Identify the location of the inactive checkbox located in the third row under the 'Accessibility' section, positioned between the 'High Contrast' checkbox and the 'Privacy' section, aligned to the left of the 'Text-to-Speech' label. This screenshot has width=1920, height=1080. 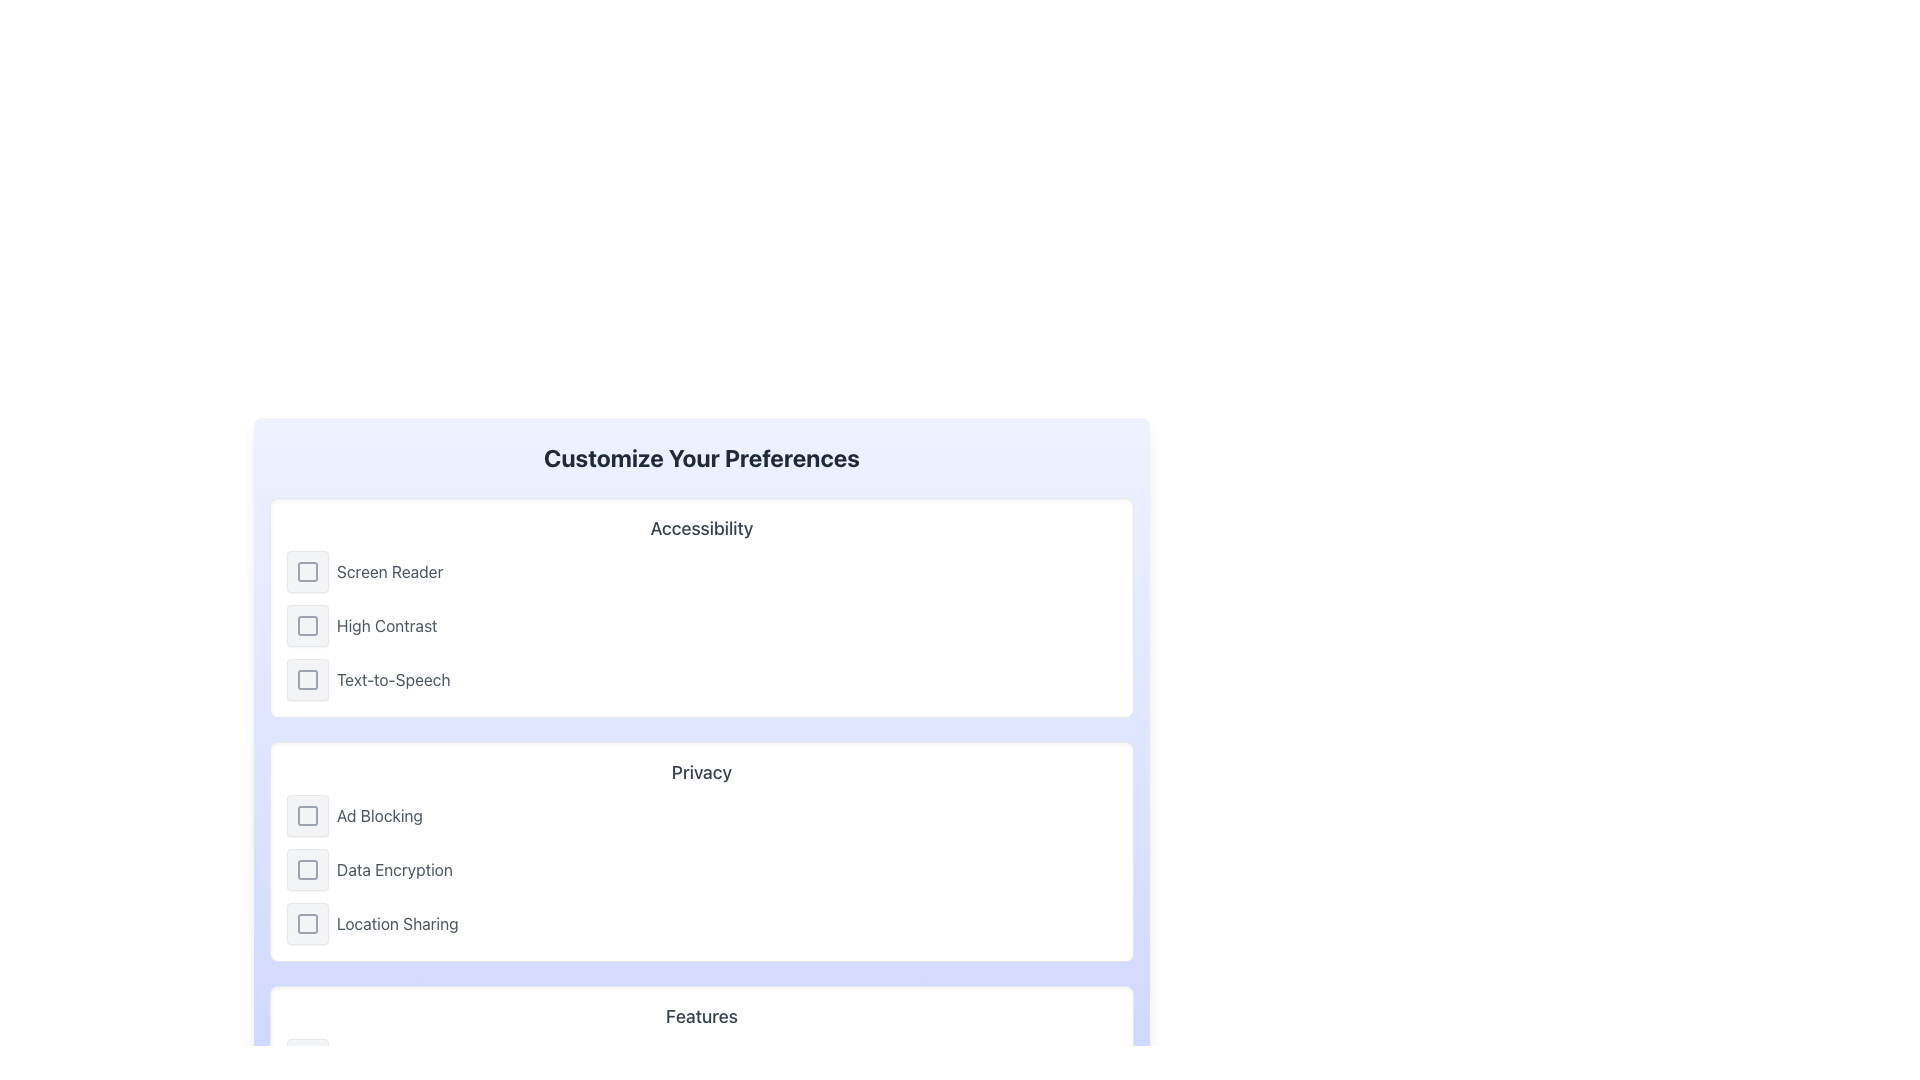
(306, 678).